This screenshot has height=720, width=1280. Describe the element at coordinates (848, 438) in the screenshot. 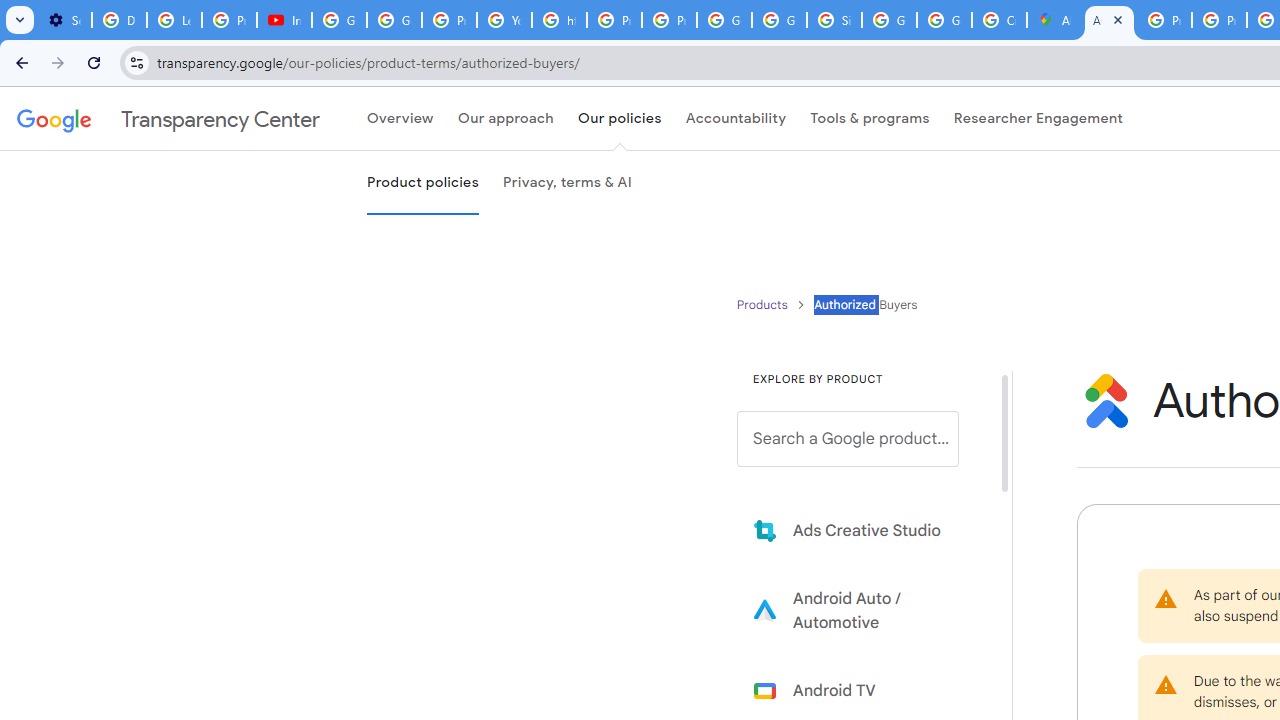

I see `'Search a Google product from below list.'` at that location.